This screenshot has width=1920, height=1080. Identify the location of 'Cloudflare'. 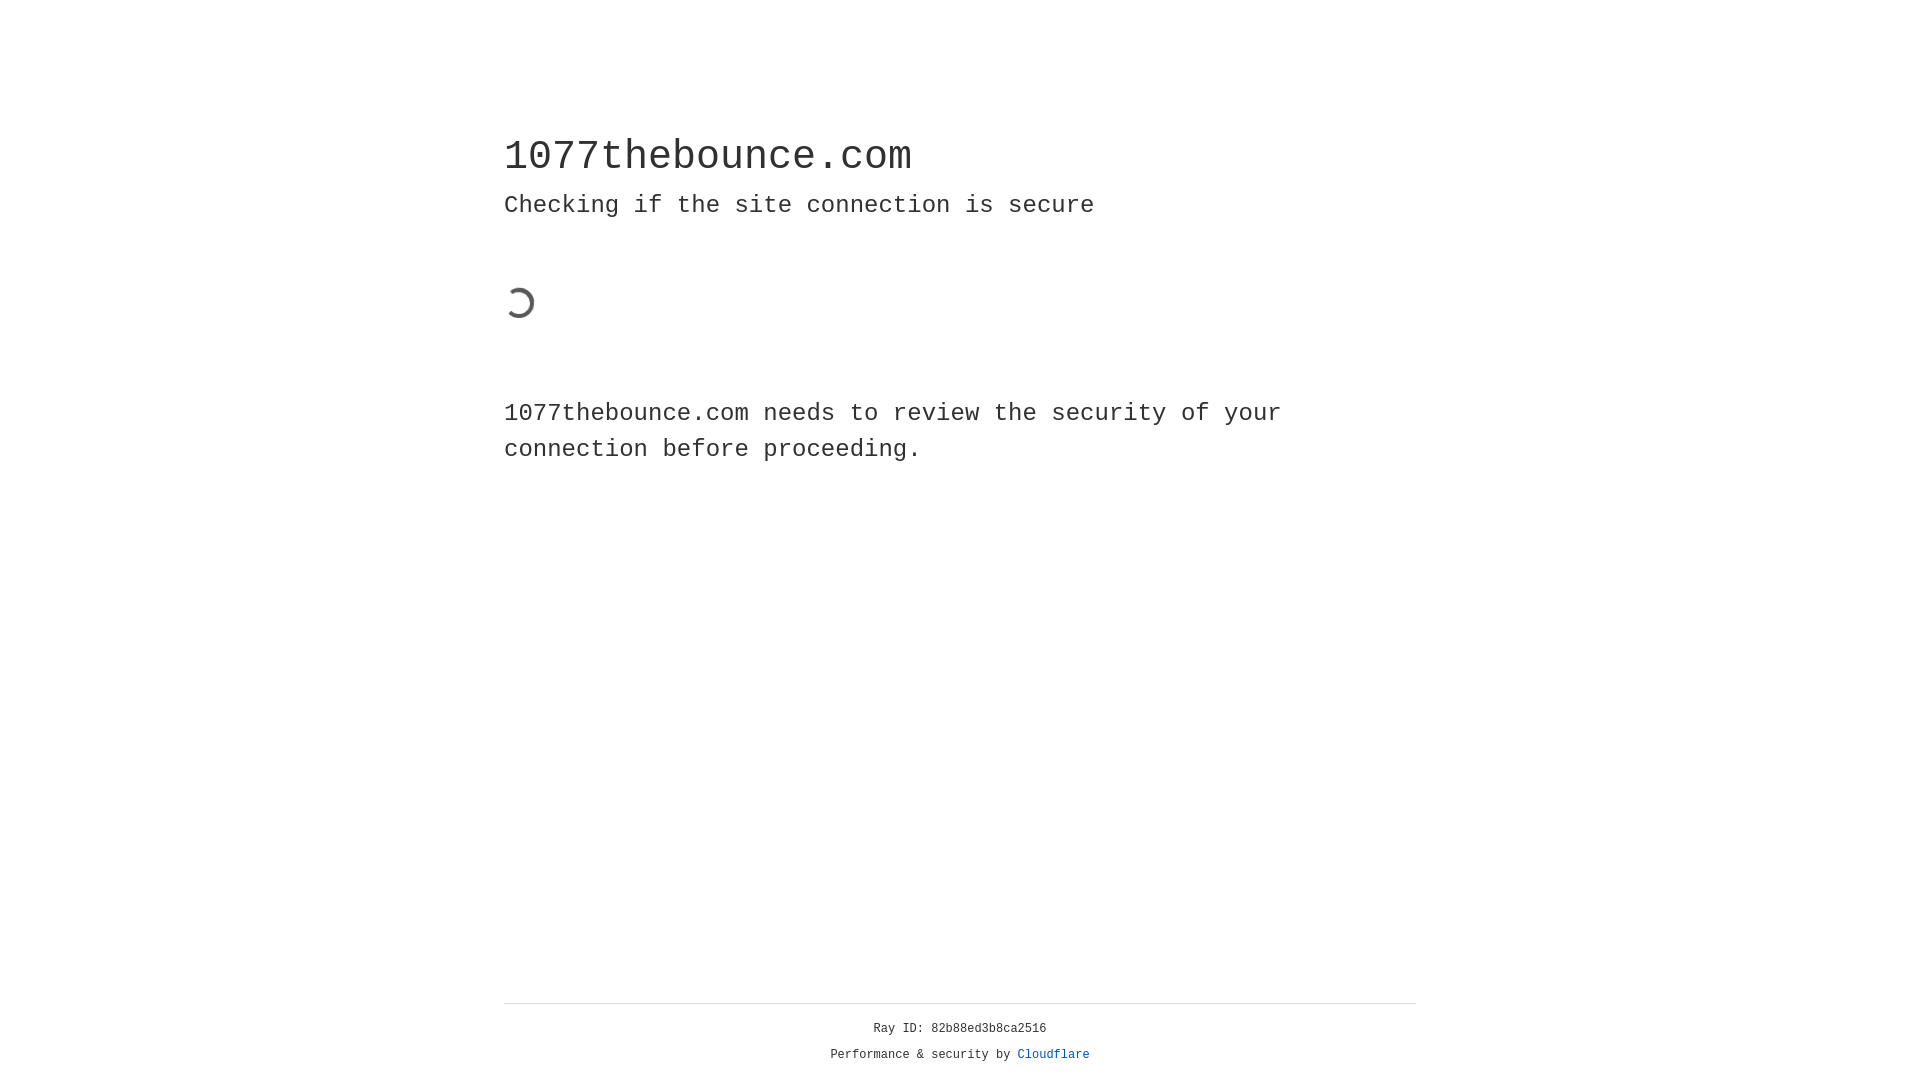
(1053, 1054).